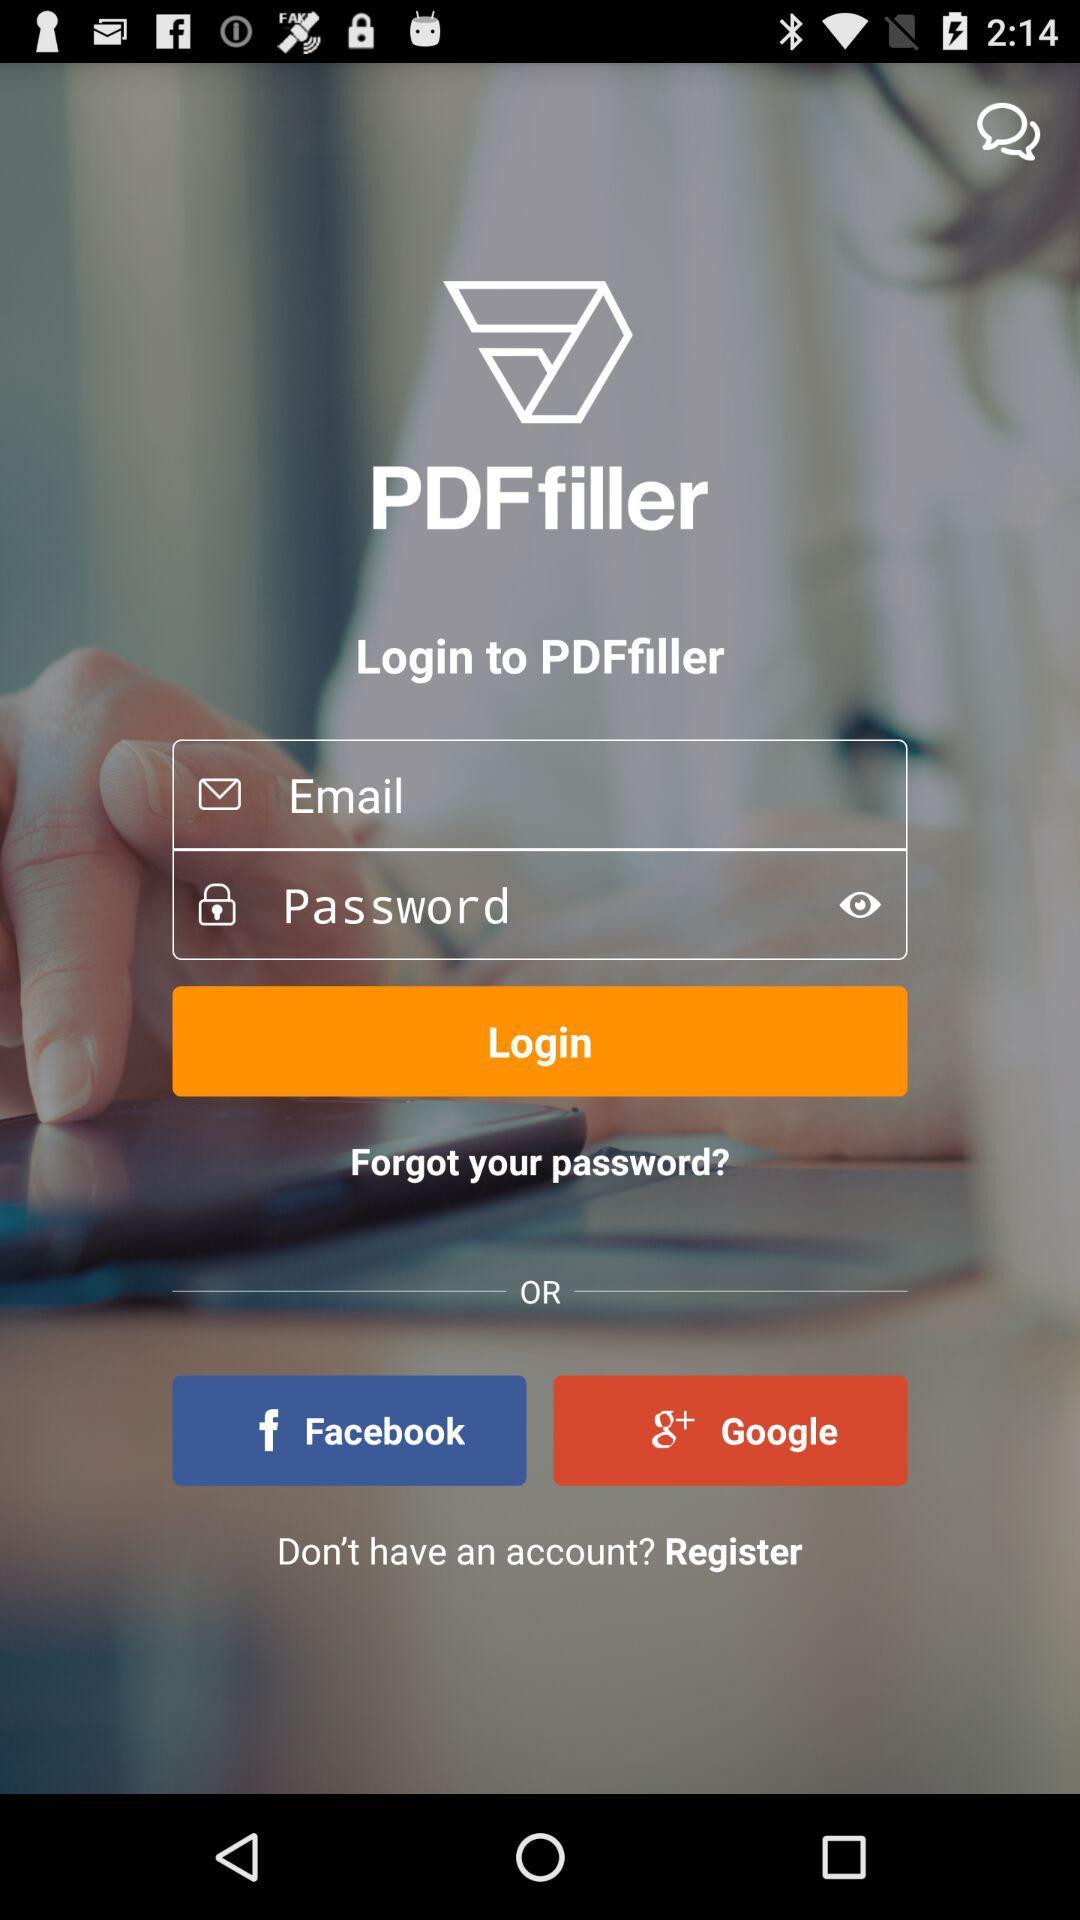  What do you see at coordinates (859, 903) in the screenshot?
I see `text` at bounding box center [859, 903].